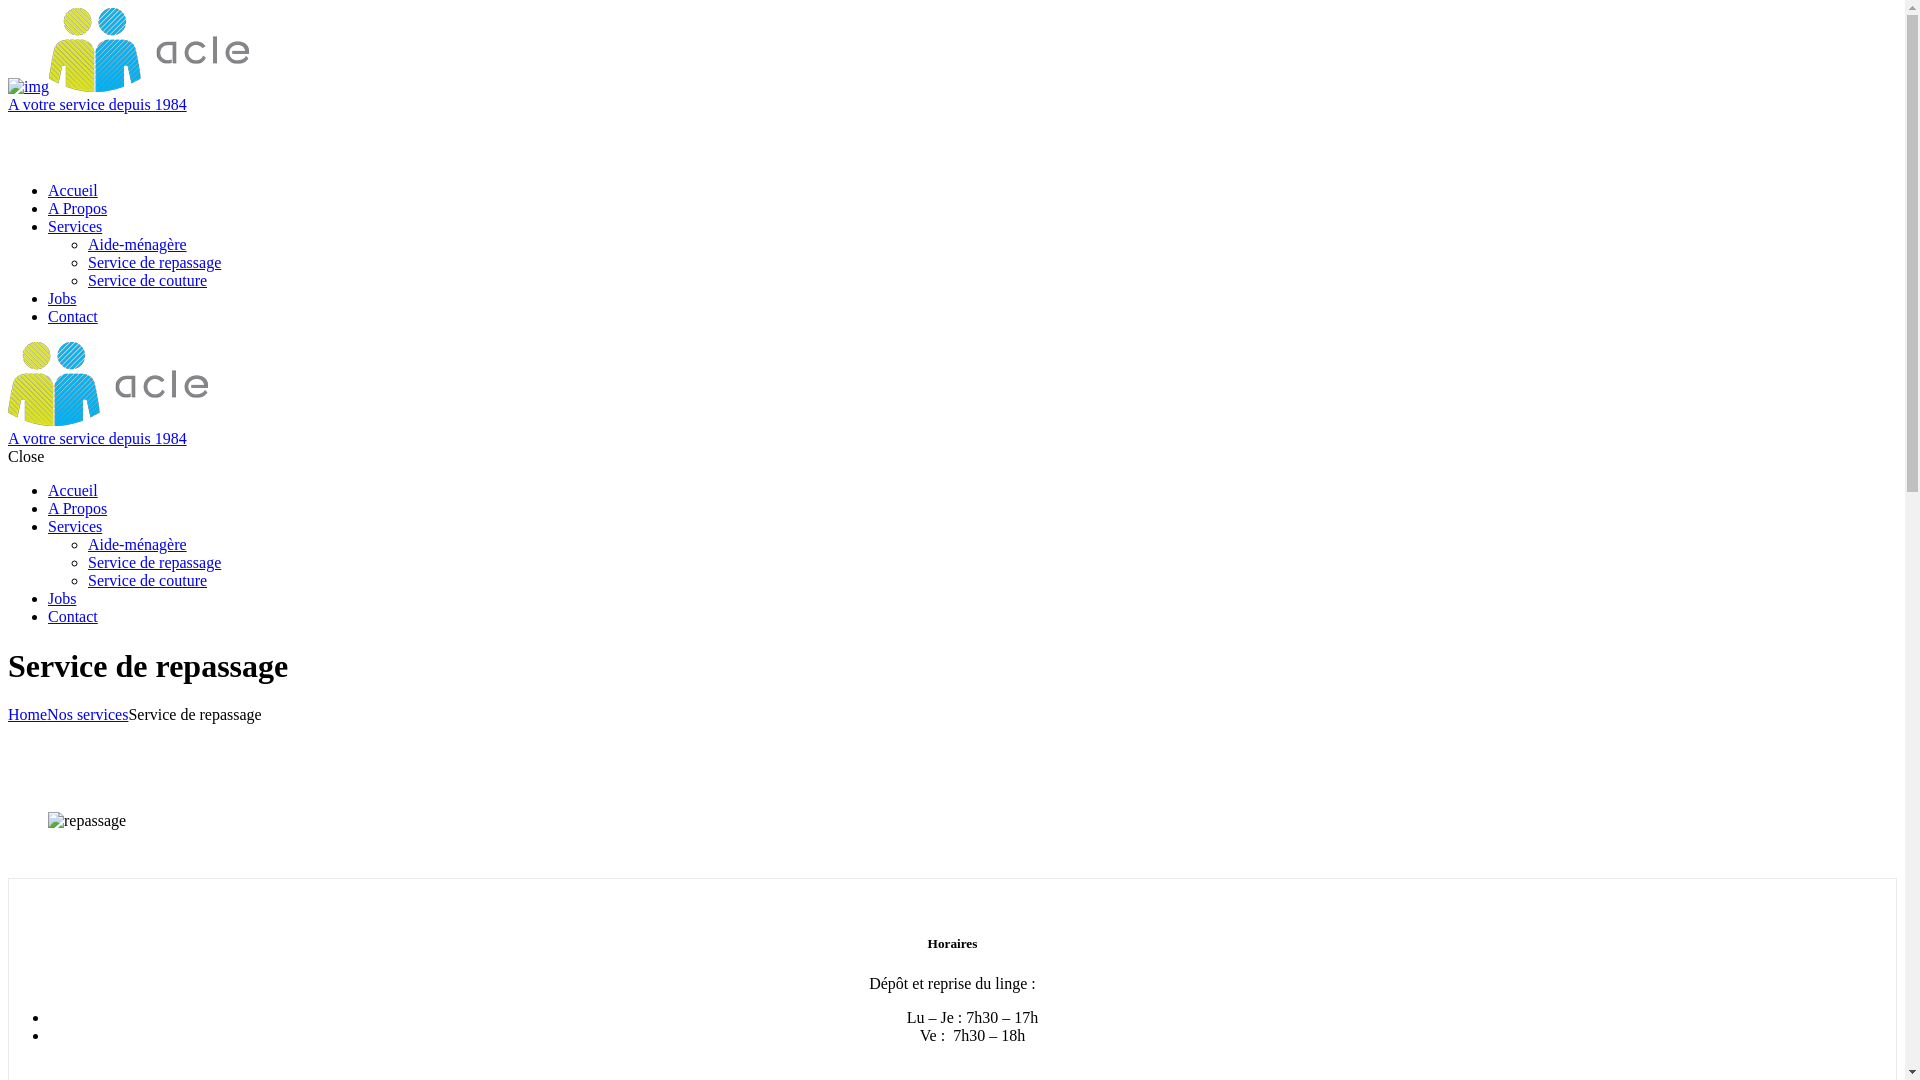 This screenshot has width=1920, height=1080. What do you see at coordinates (72, 615) in the screenshot?
I see `'Contact'` at bounding box center [72, 615].